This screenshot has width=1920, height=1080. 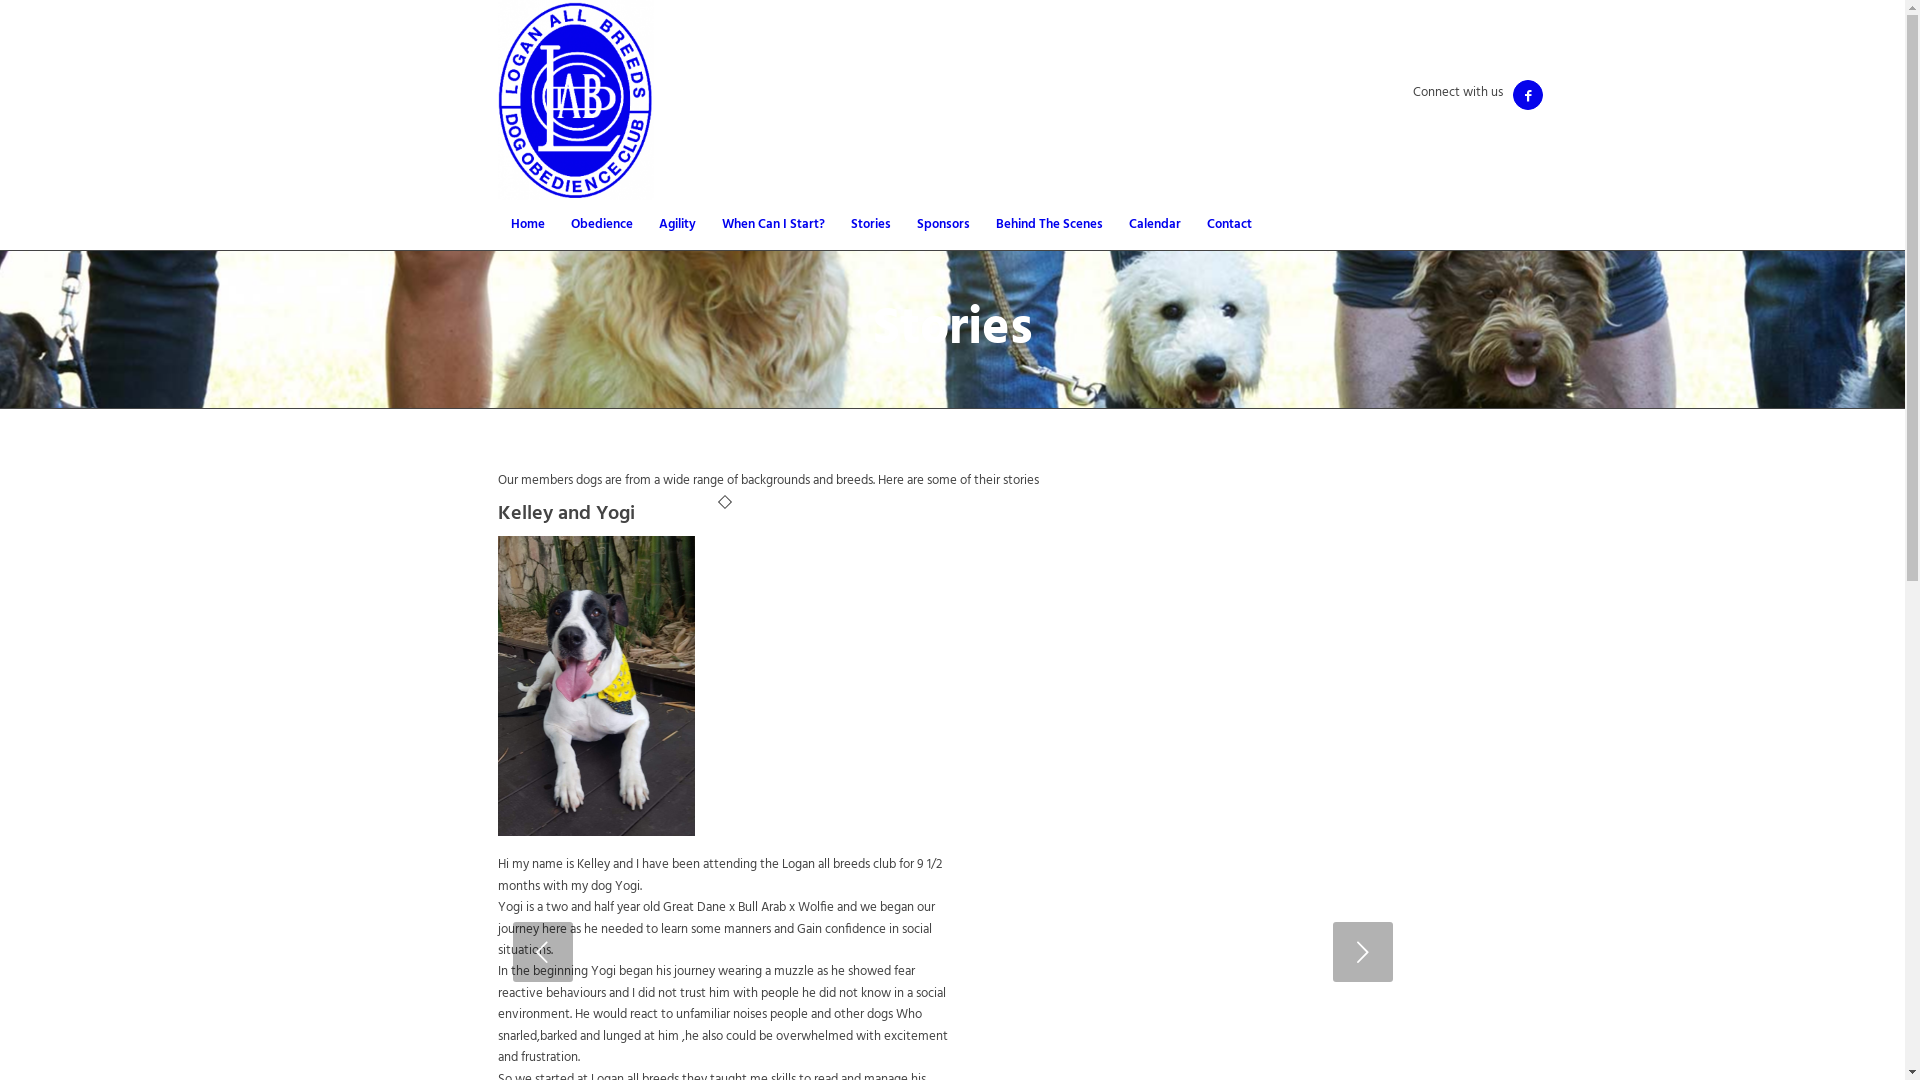 I want to click on 'Contact', so click(x=1228, y=224).